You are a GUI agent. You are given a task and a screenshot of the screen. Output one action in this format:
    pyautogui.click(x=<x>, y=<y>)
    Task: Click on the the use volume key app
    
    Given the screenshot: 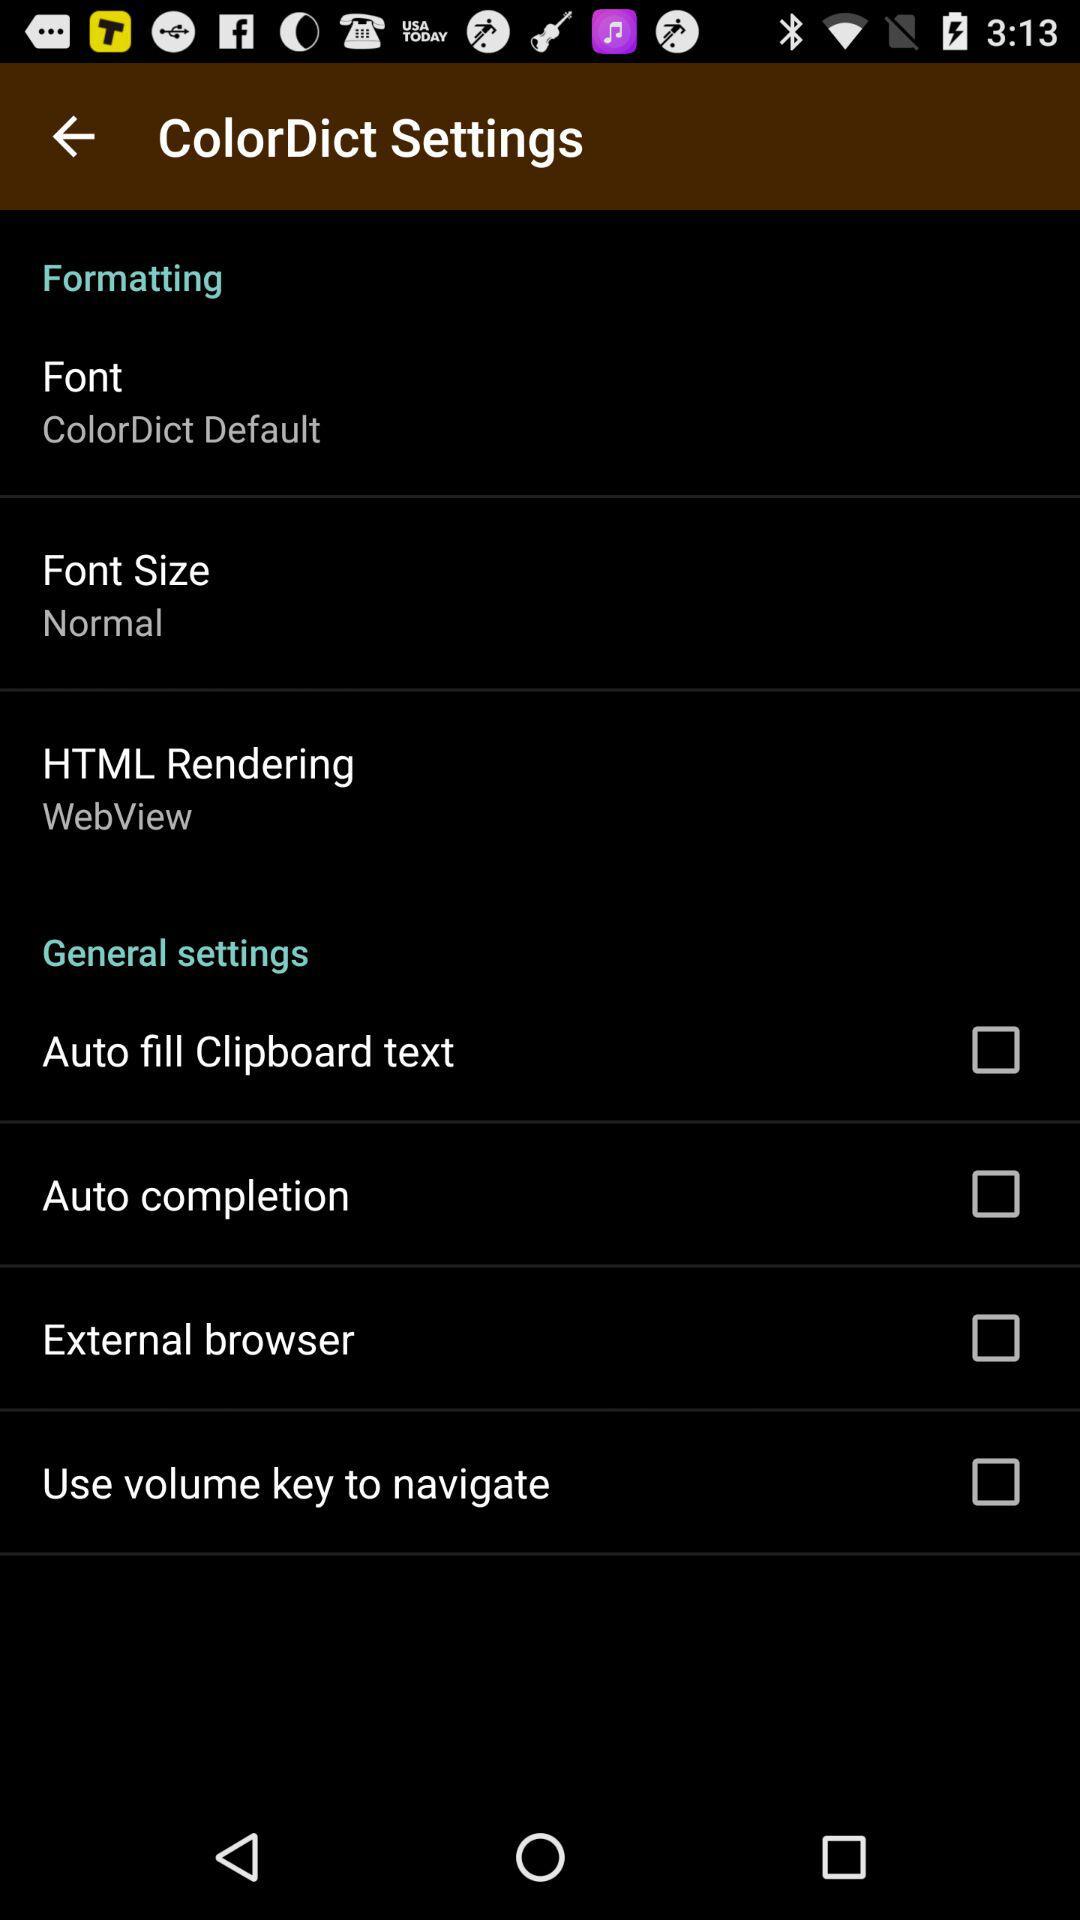 What is the action you would take?
    pyautogui.click(x=296, y=1482)
    